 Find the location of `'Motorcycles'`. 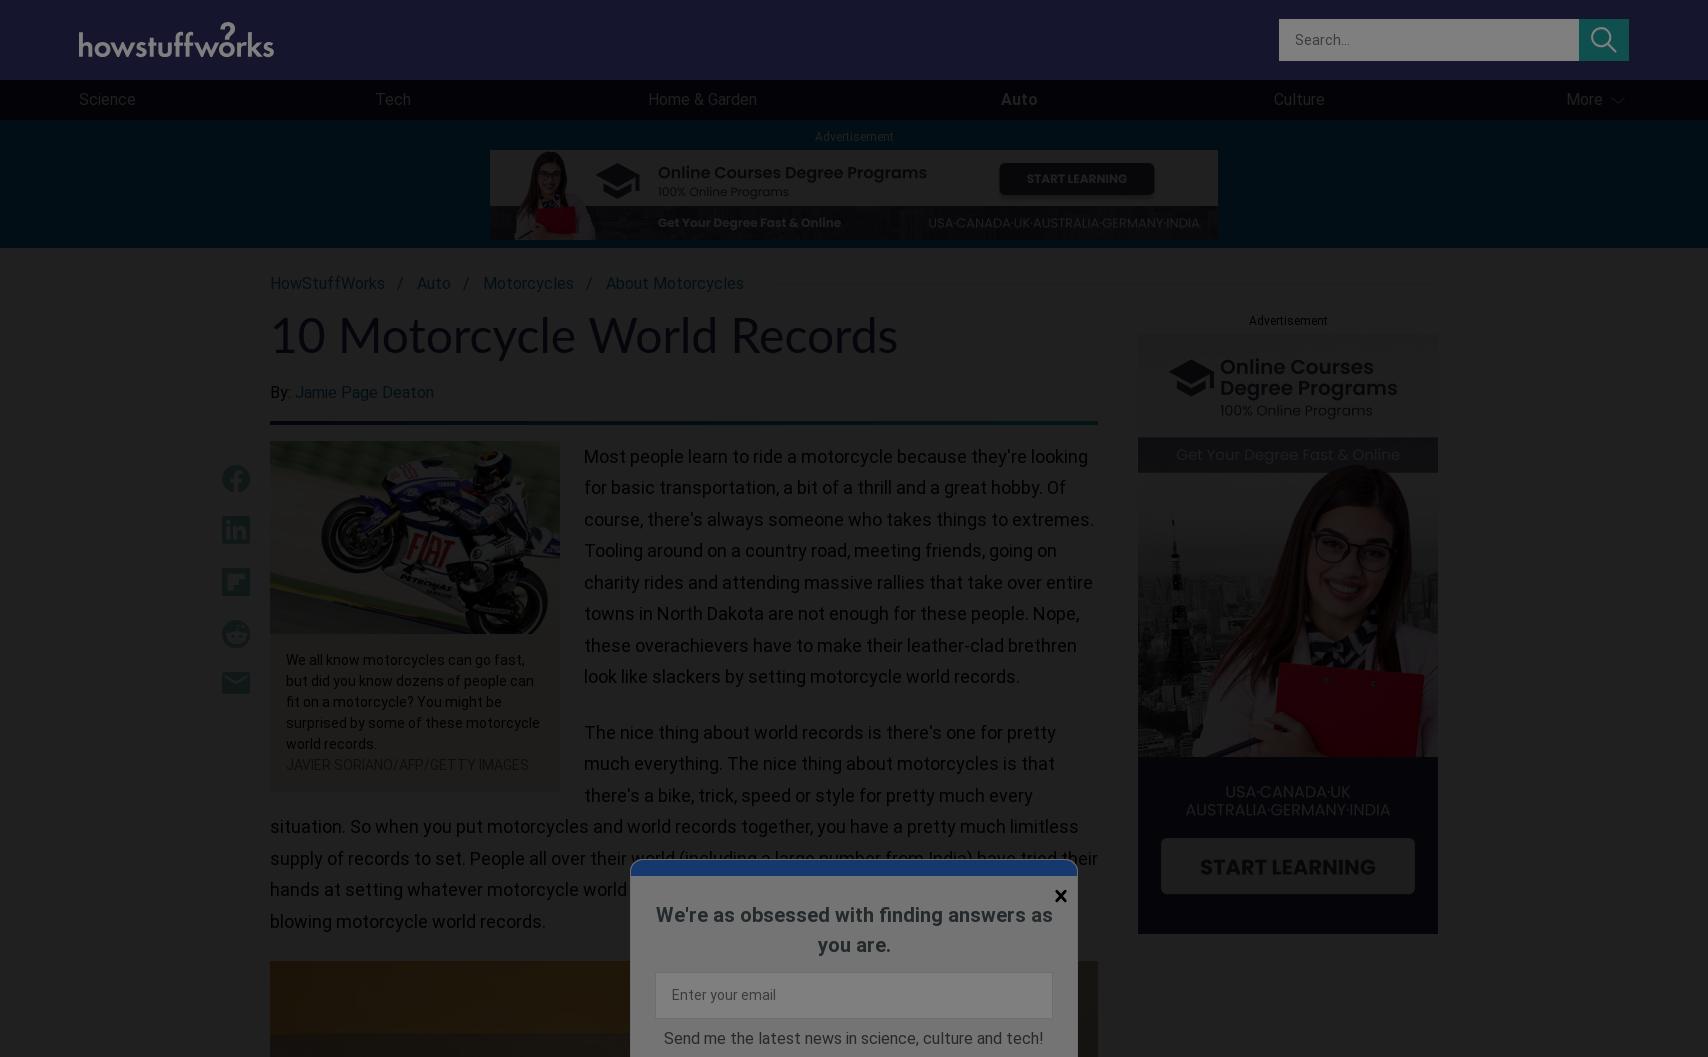

'Motorcycles' is located at coordinates (528, 282).